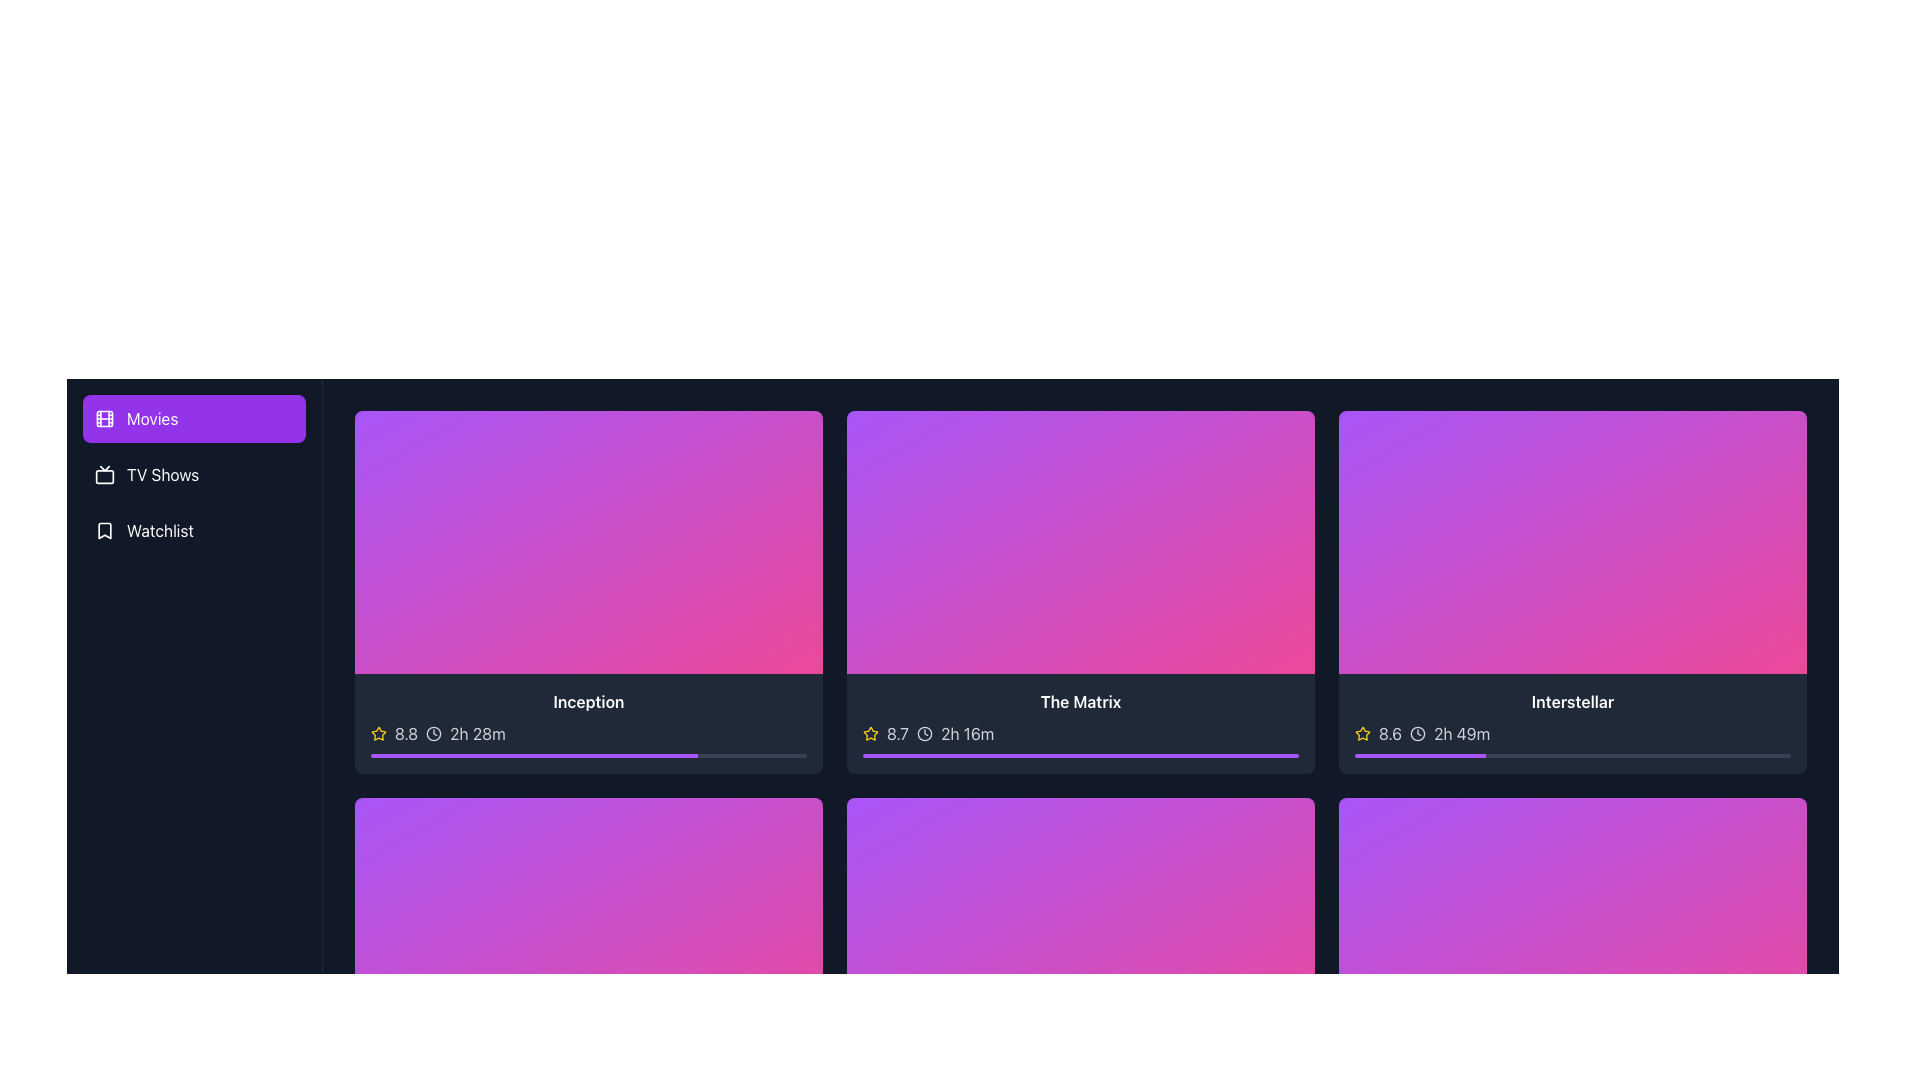 This screenshot has width=1920, height=1080. I want to click on the Information Card displaying the movie title 'Interstellar', located at the bottom of the third movie card in the top row of the grid layout, so click(1572, 724).